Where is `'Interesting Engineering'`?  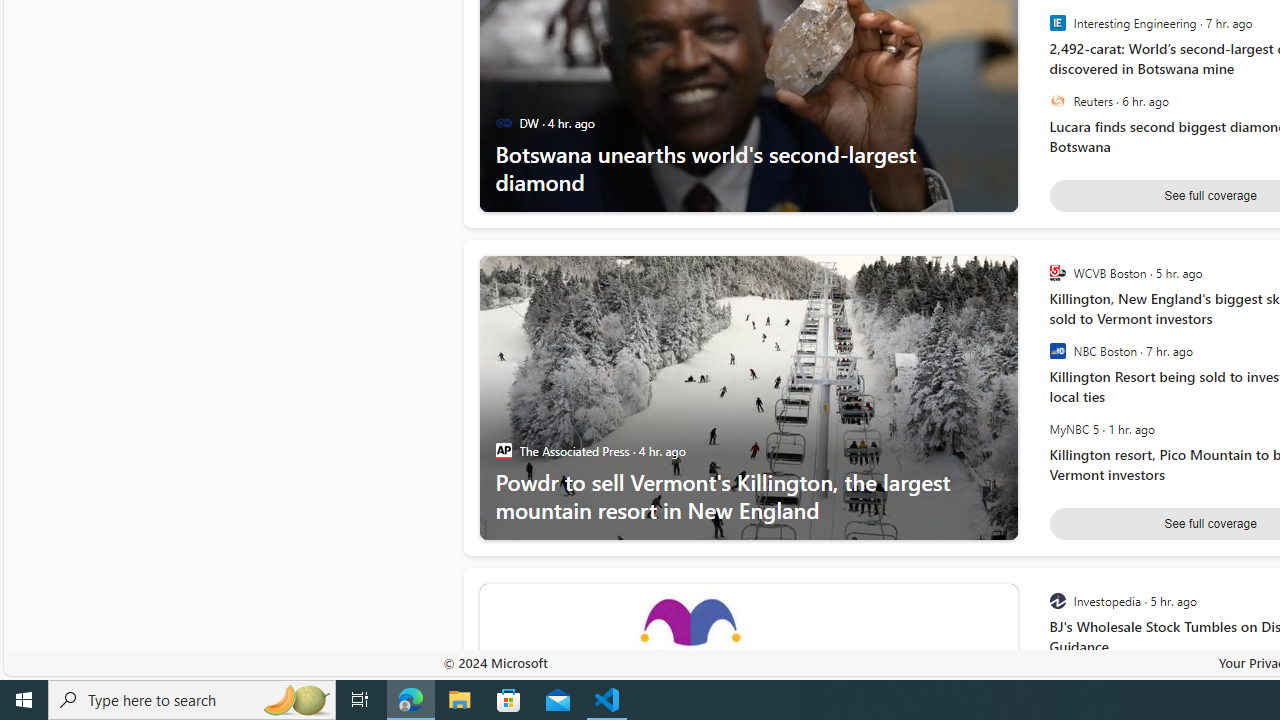
'Interesting Engineering' is located at coordinates (1056, 23).